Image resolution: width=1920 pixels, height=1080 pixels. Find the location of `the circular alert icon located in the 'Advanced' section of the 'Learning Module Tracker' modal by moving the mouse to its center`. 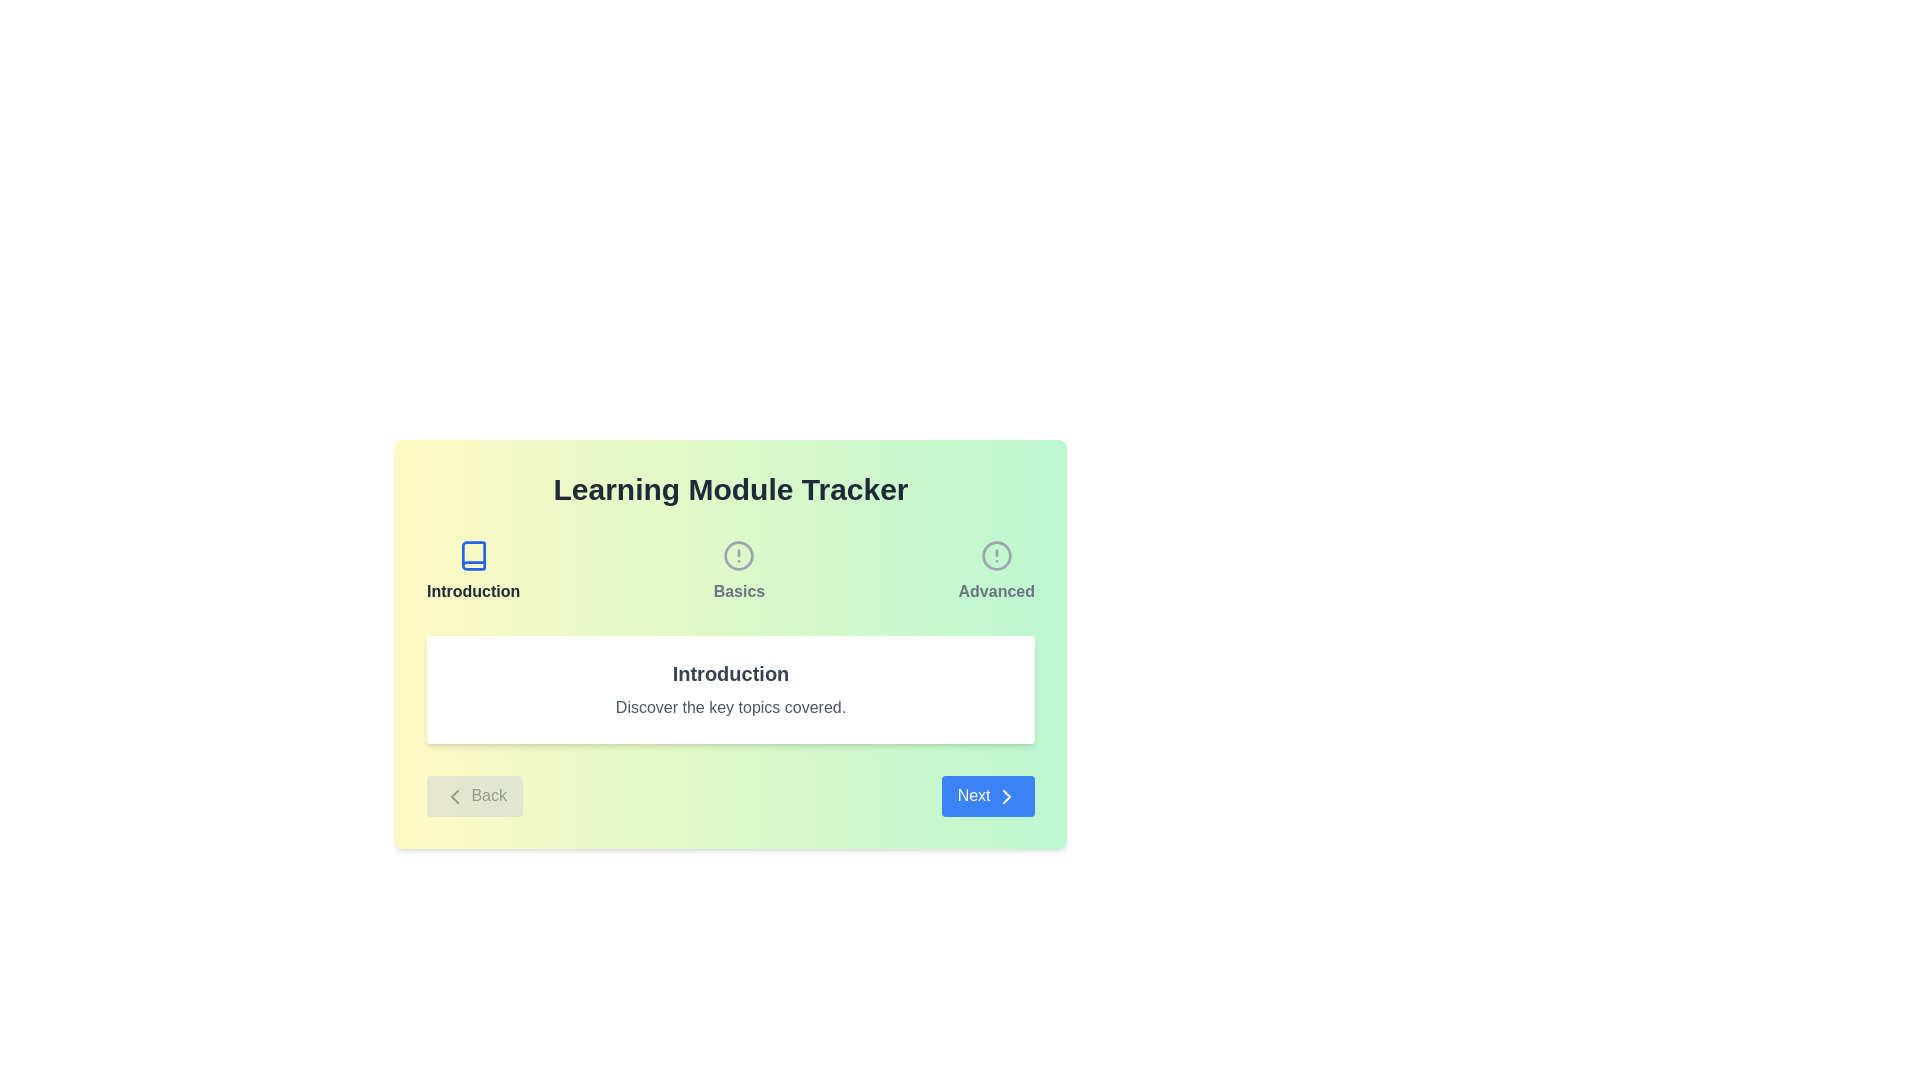

the circular alert icon located in the 'Advanced' section of the 'Learning Module Tracker' modal by moving the mouse to its center is located at coordinates (996, 555).